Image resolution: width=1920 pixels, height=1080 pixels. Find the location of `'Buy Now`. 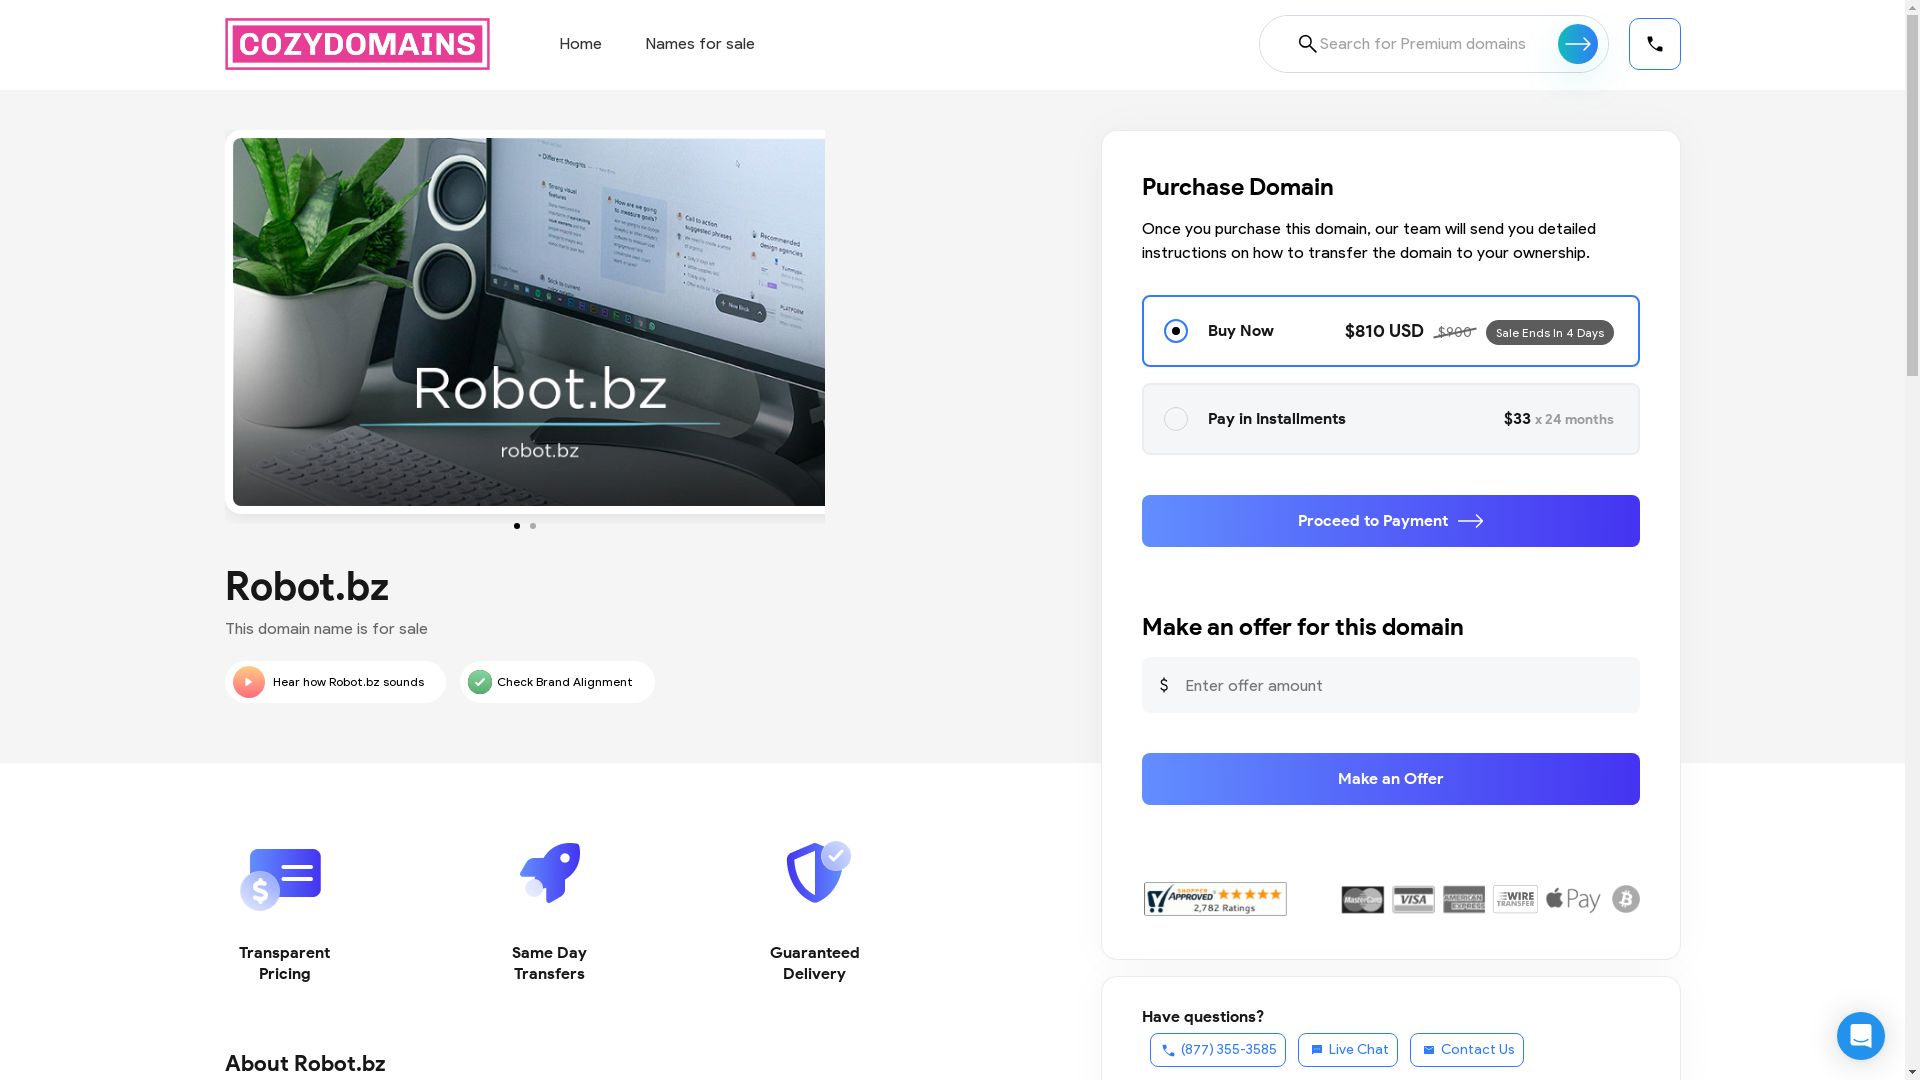

'Buy Now is located at coordinates (1390, 330).